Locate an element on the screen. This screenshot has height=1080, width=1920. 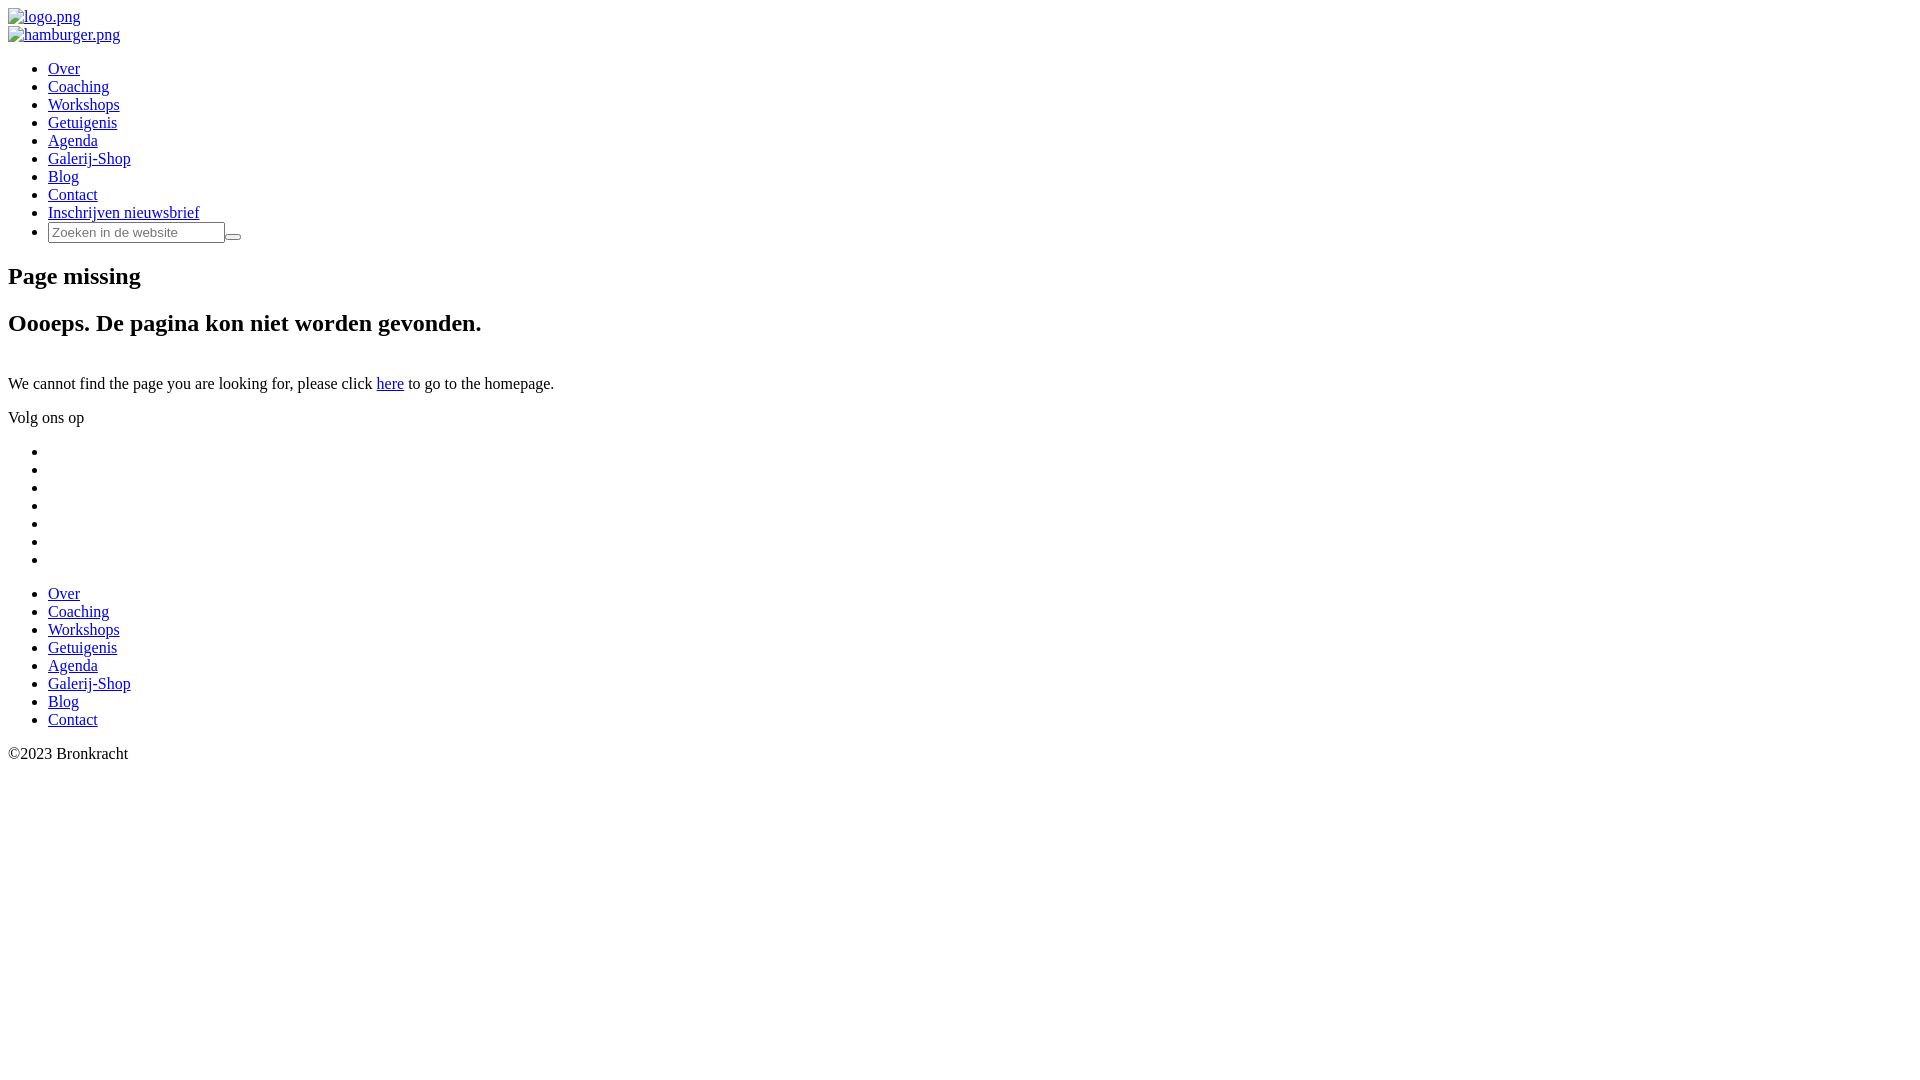
'Coaching' is located at coordinates (78, 85).